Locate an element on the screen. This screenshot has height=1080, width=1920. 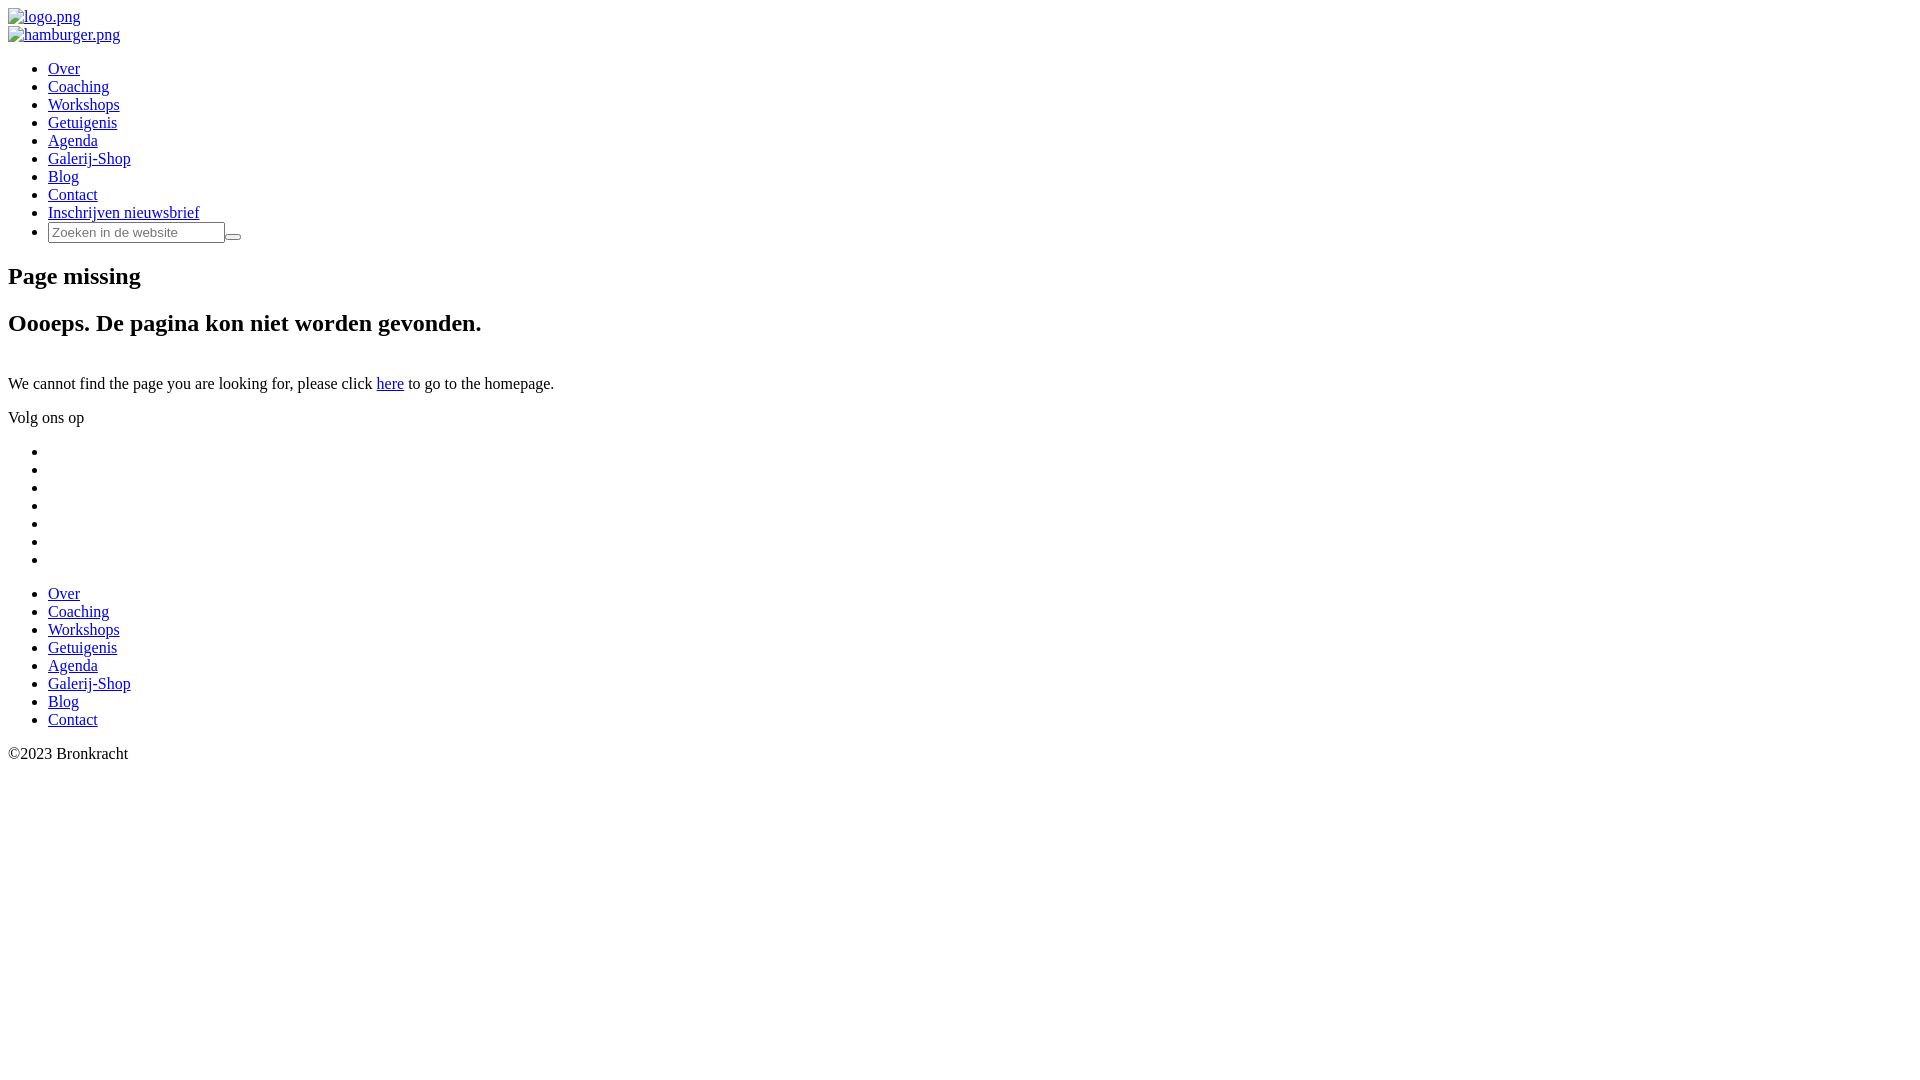
'Coaching' is located at coordinates (78, 85).